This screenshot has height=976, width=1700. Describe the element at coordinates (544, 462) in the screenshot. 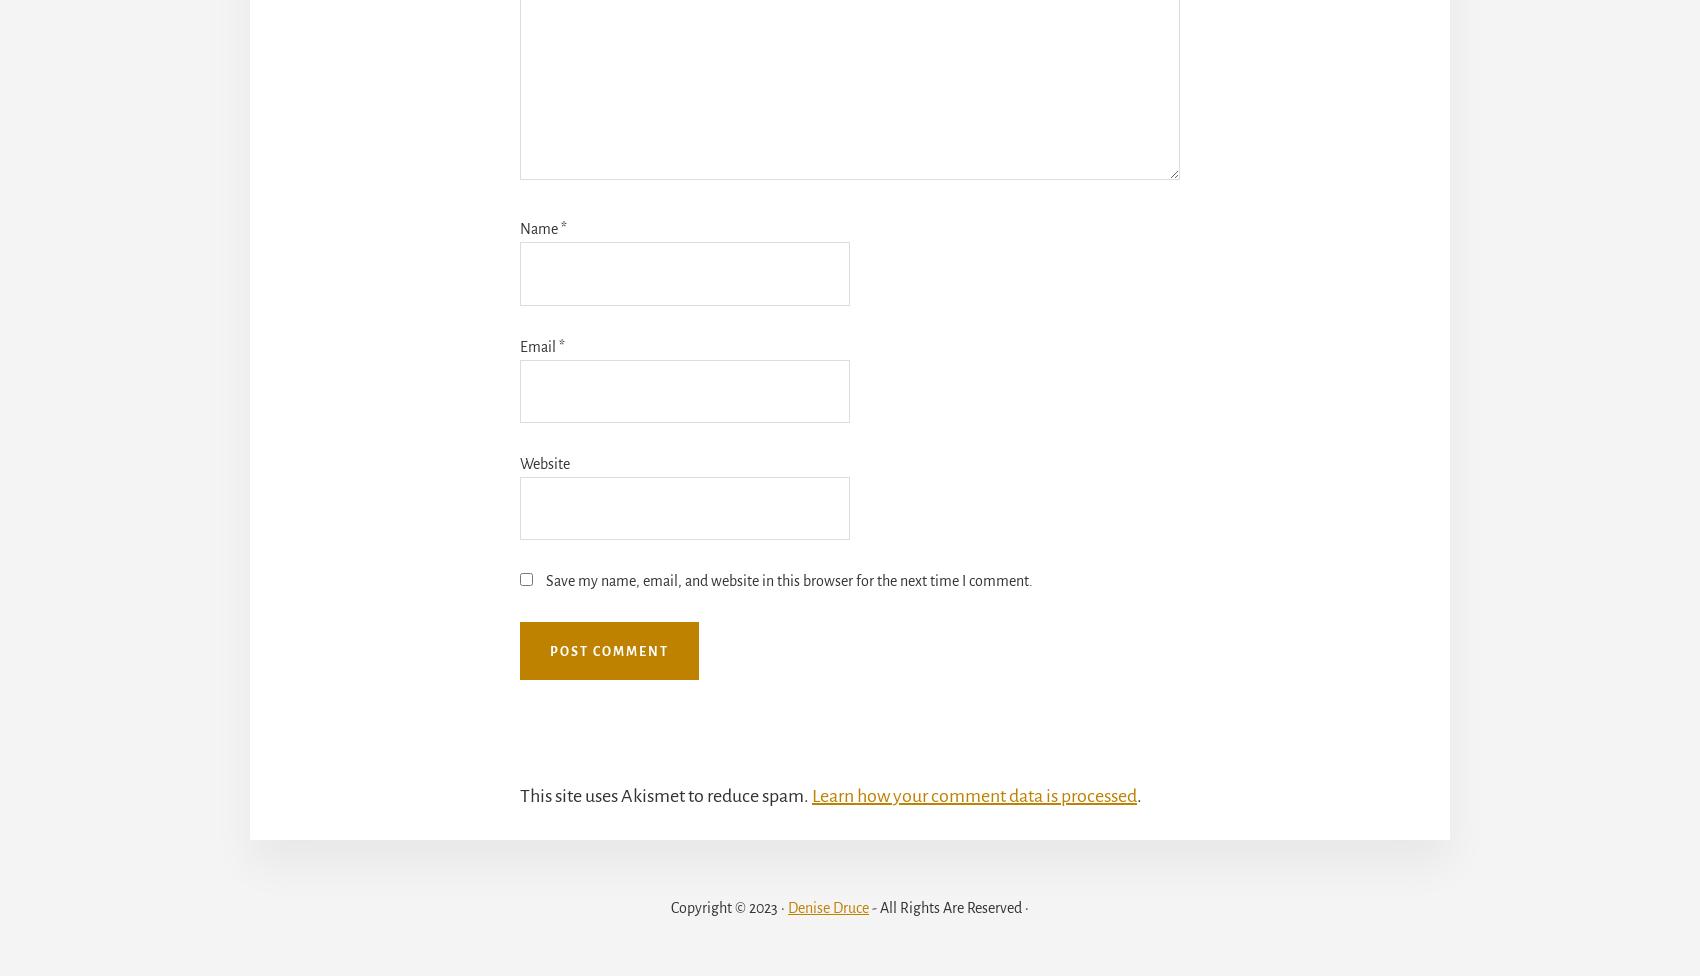

I see `'Website'` at that location.